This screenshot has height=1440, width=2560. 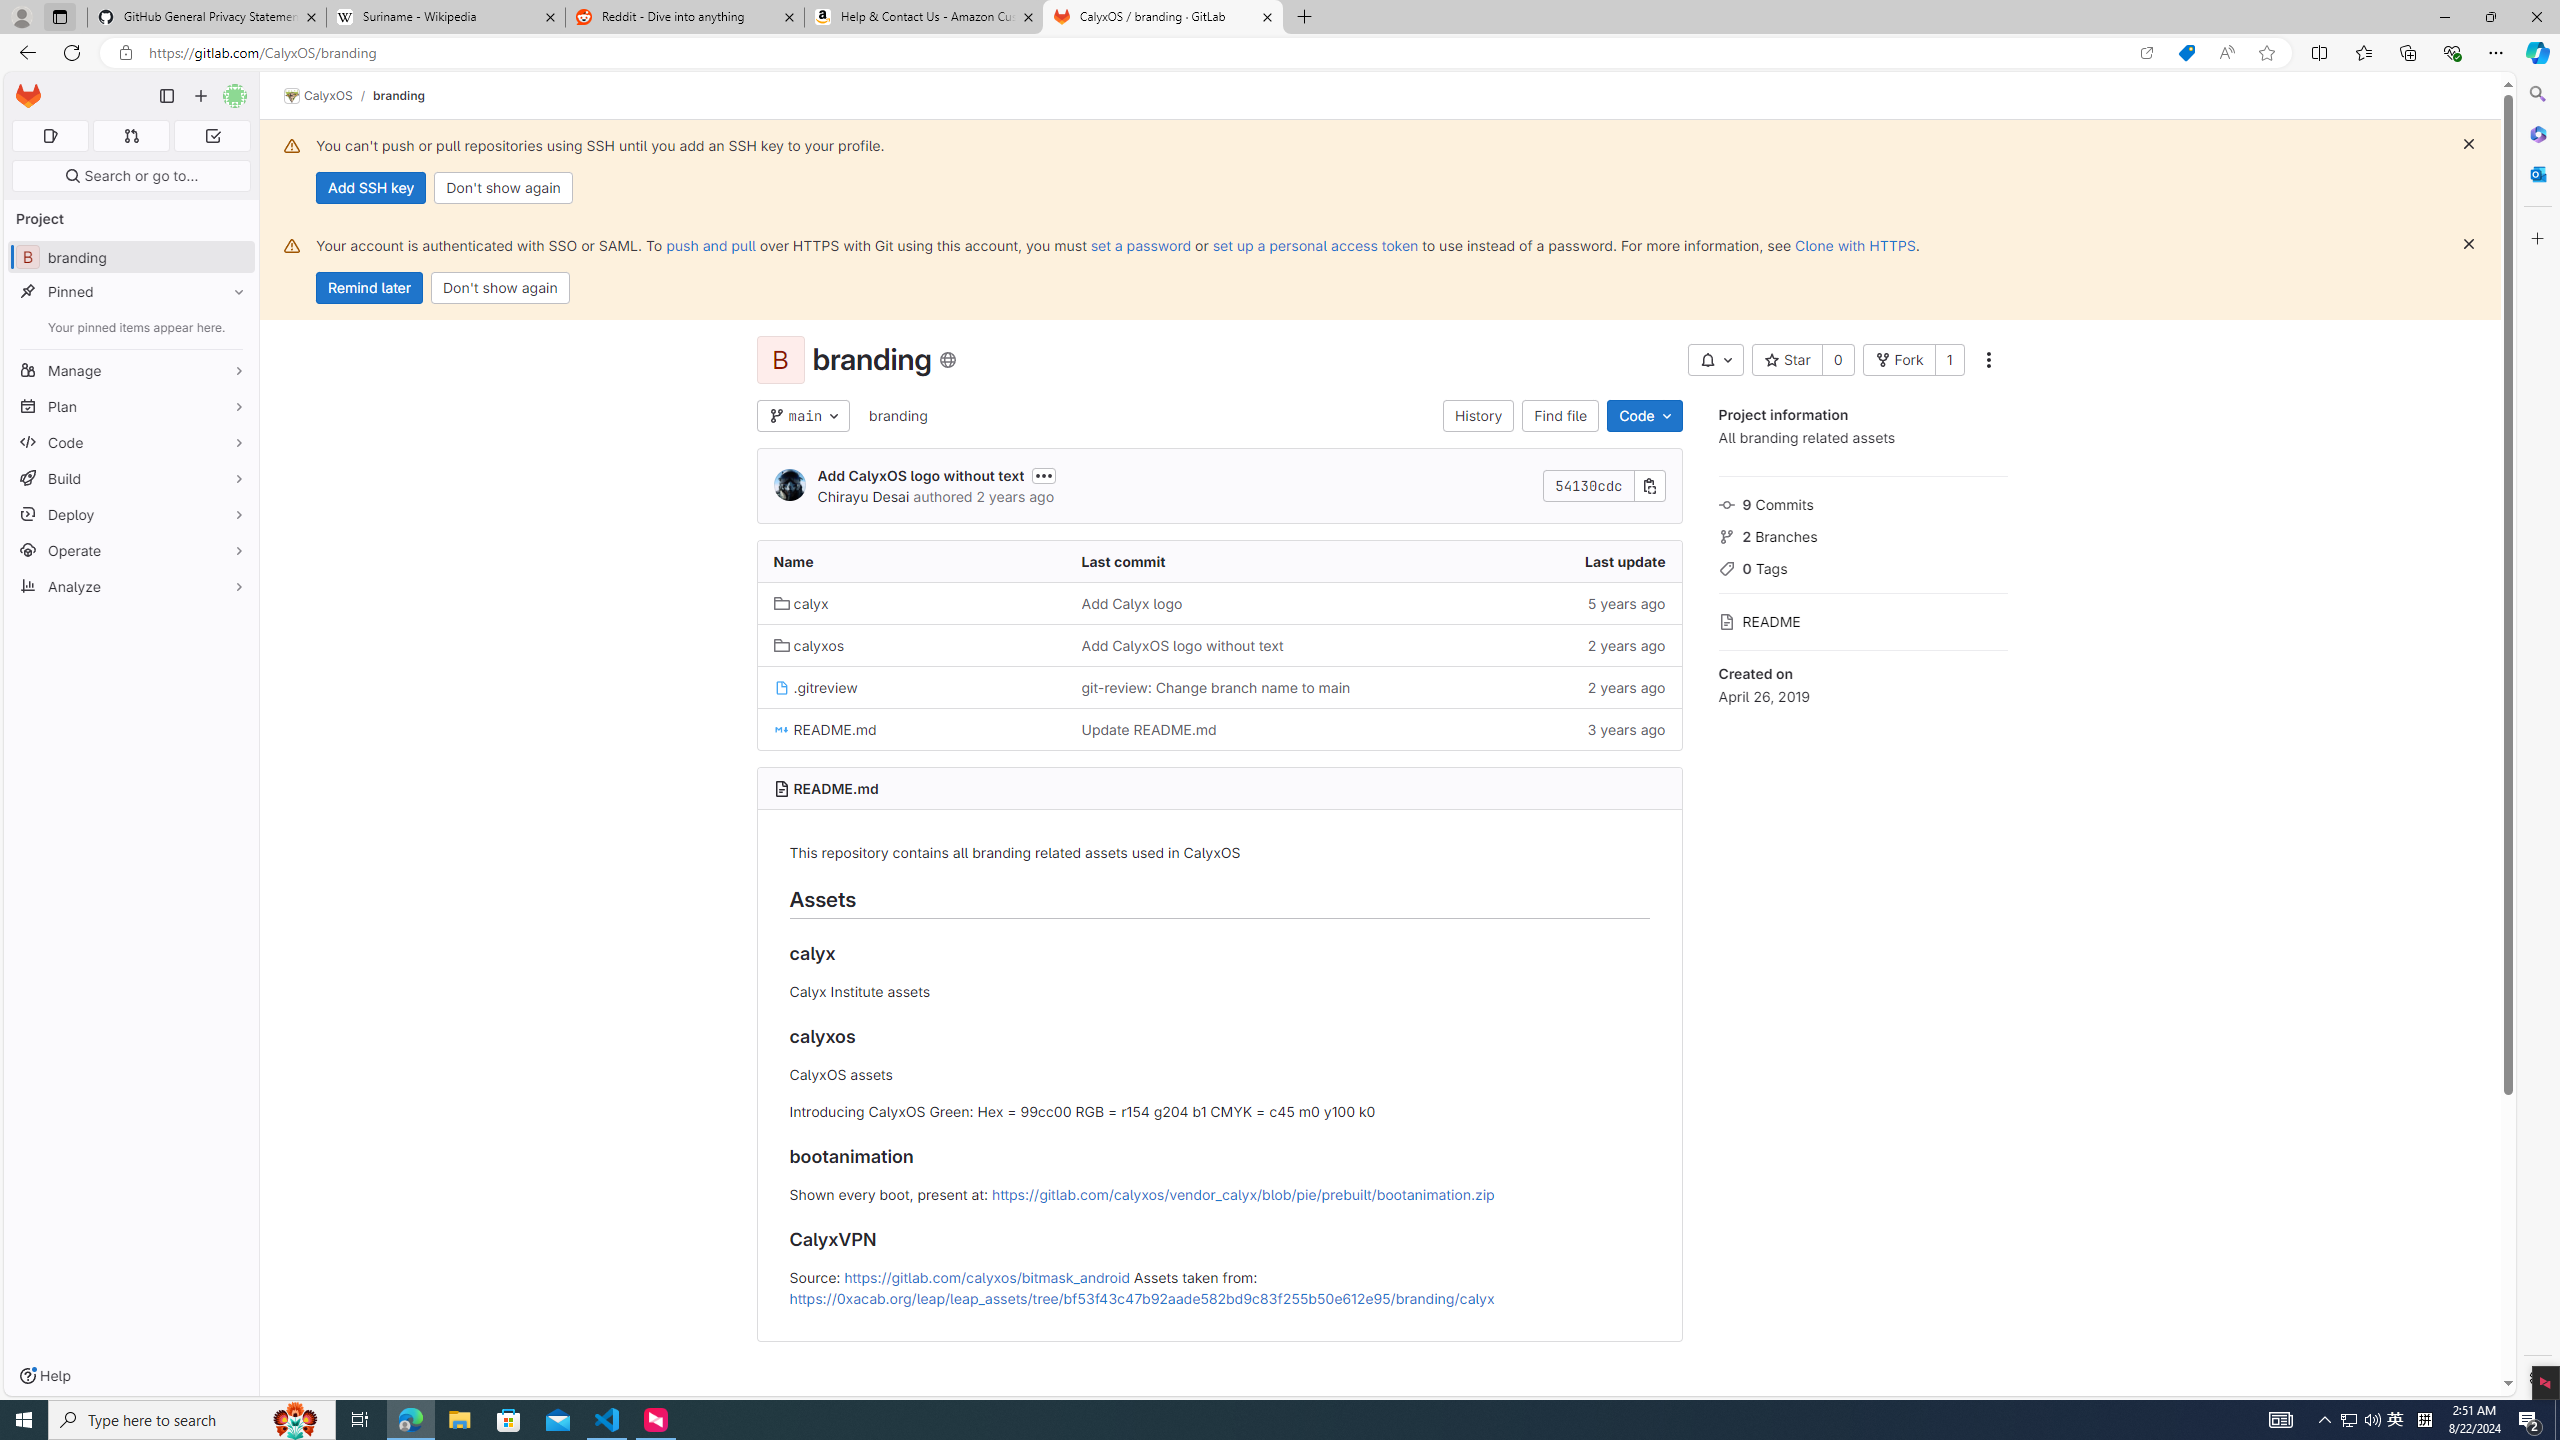 I want to click on 'Open in app', so click(x=2145, y=53).